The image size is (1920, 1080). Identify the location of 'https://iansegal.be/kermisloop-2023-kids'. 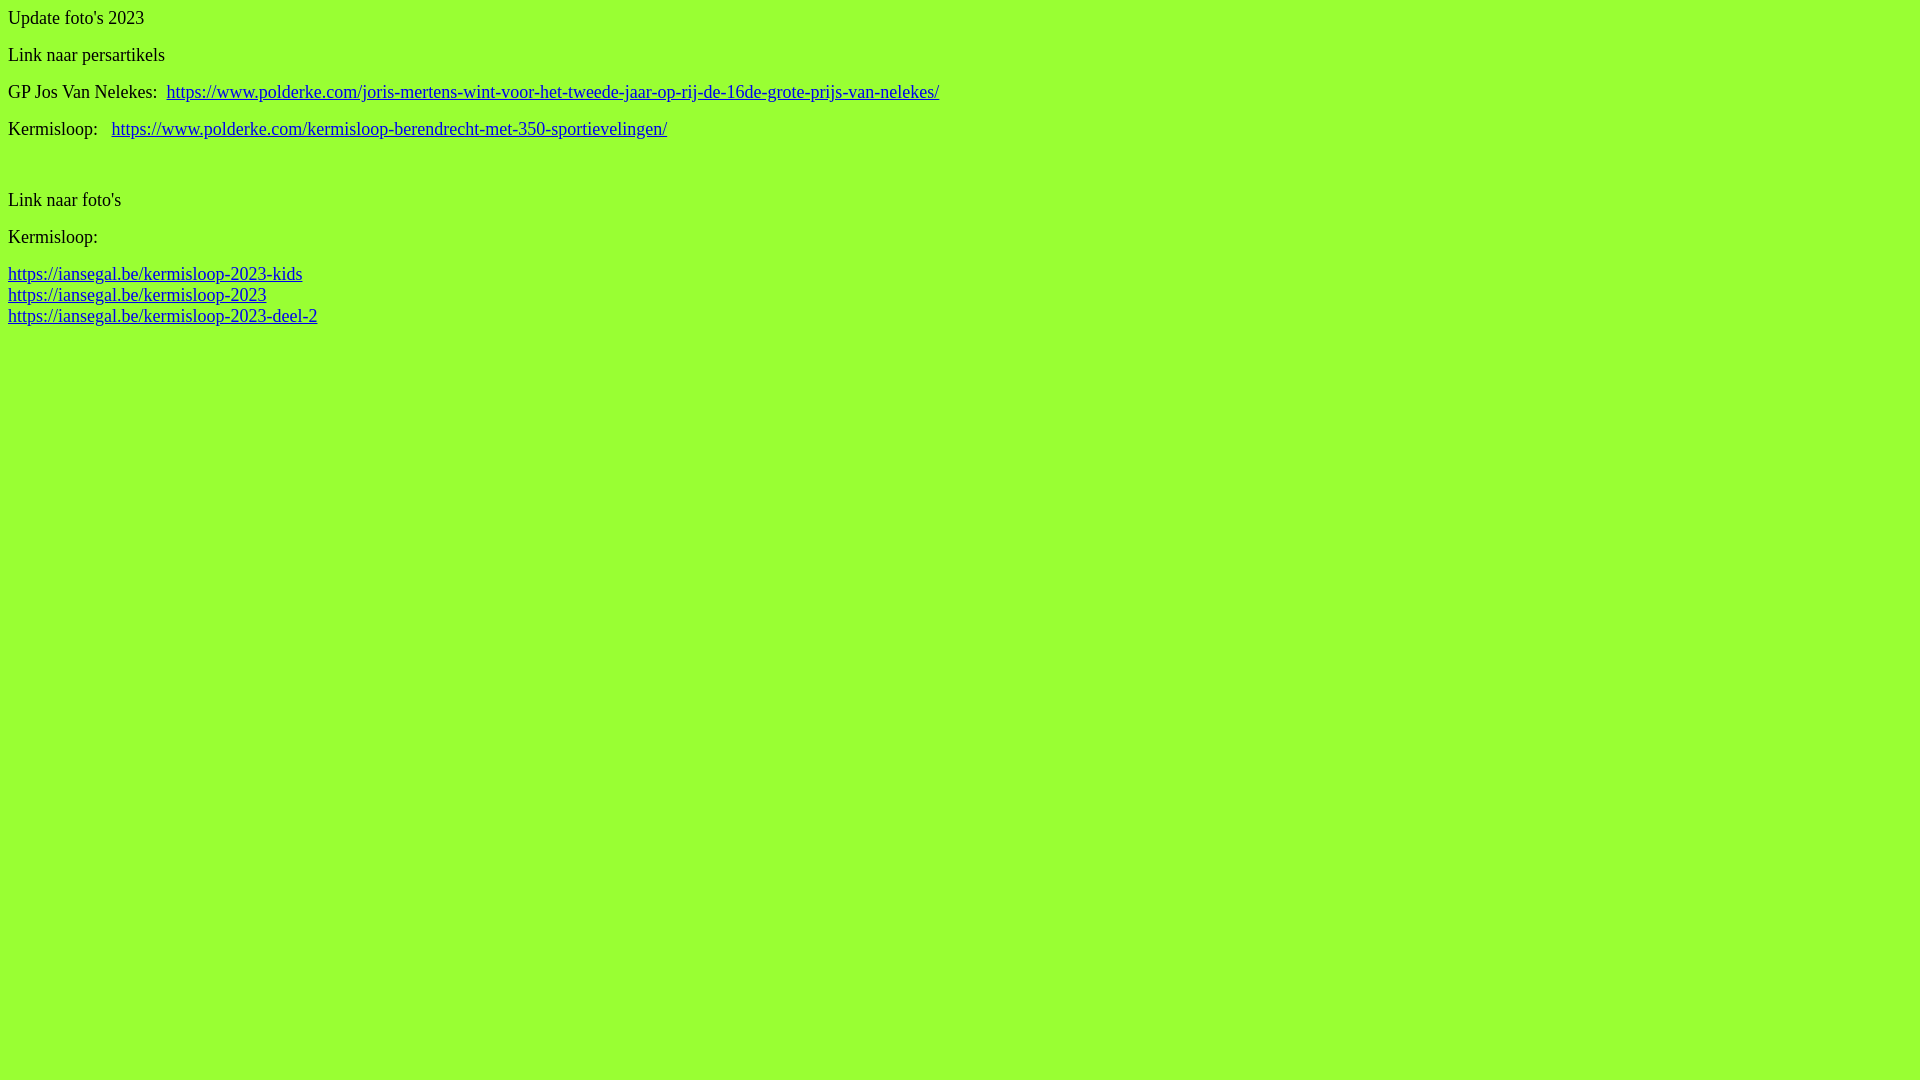
(153, 274).